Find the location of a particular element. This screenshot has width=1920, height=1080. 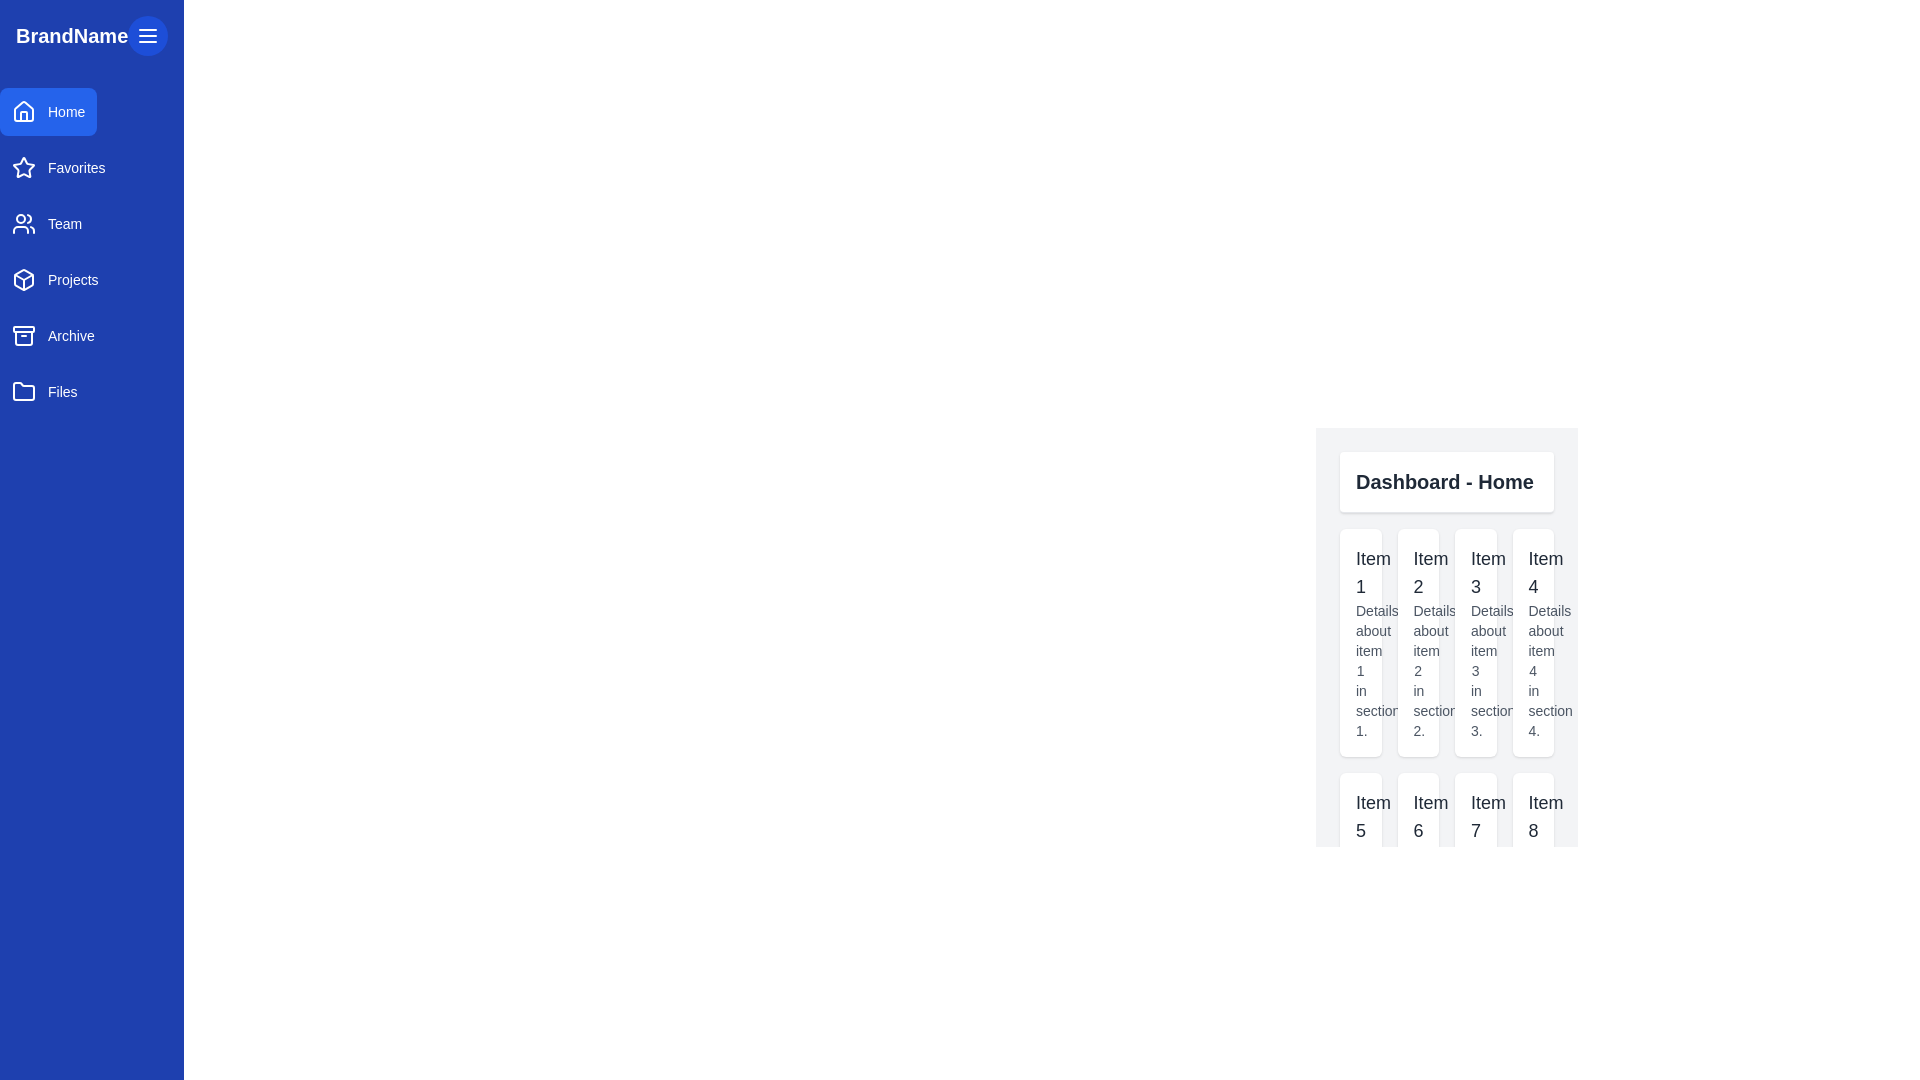

the 'Projects' icon, which is a hollow 3D box outline located in the vertical sidebar, positioned between the 'Team' and 'Archive' sections is located at coordinates (24, 280).